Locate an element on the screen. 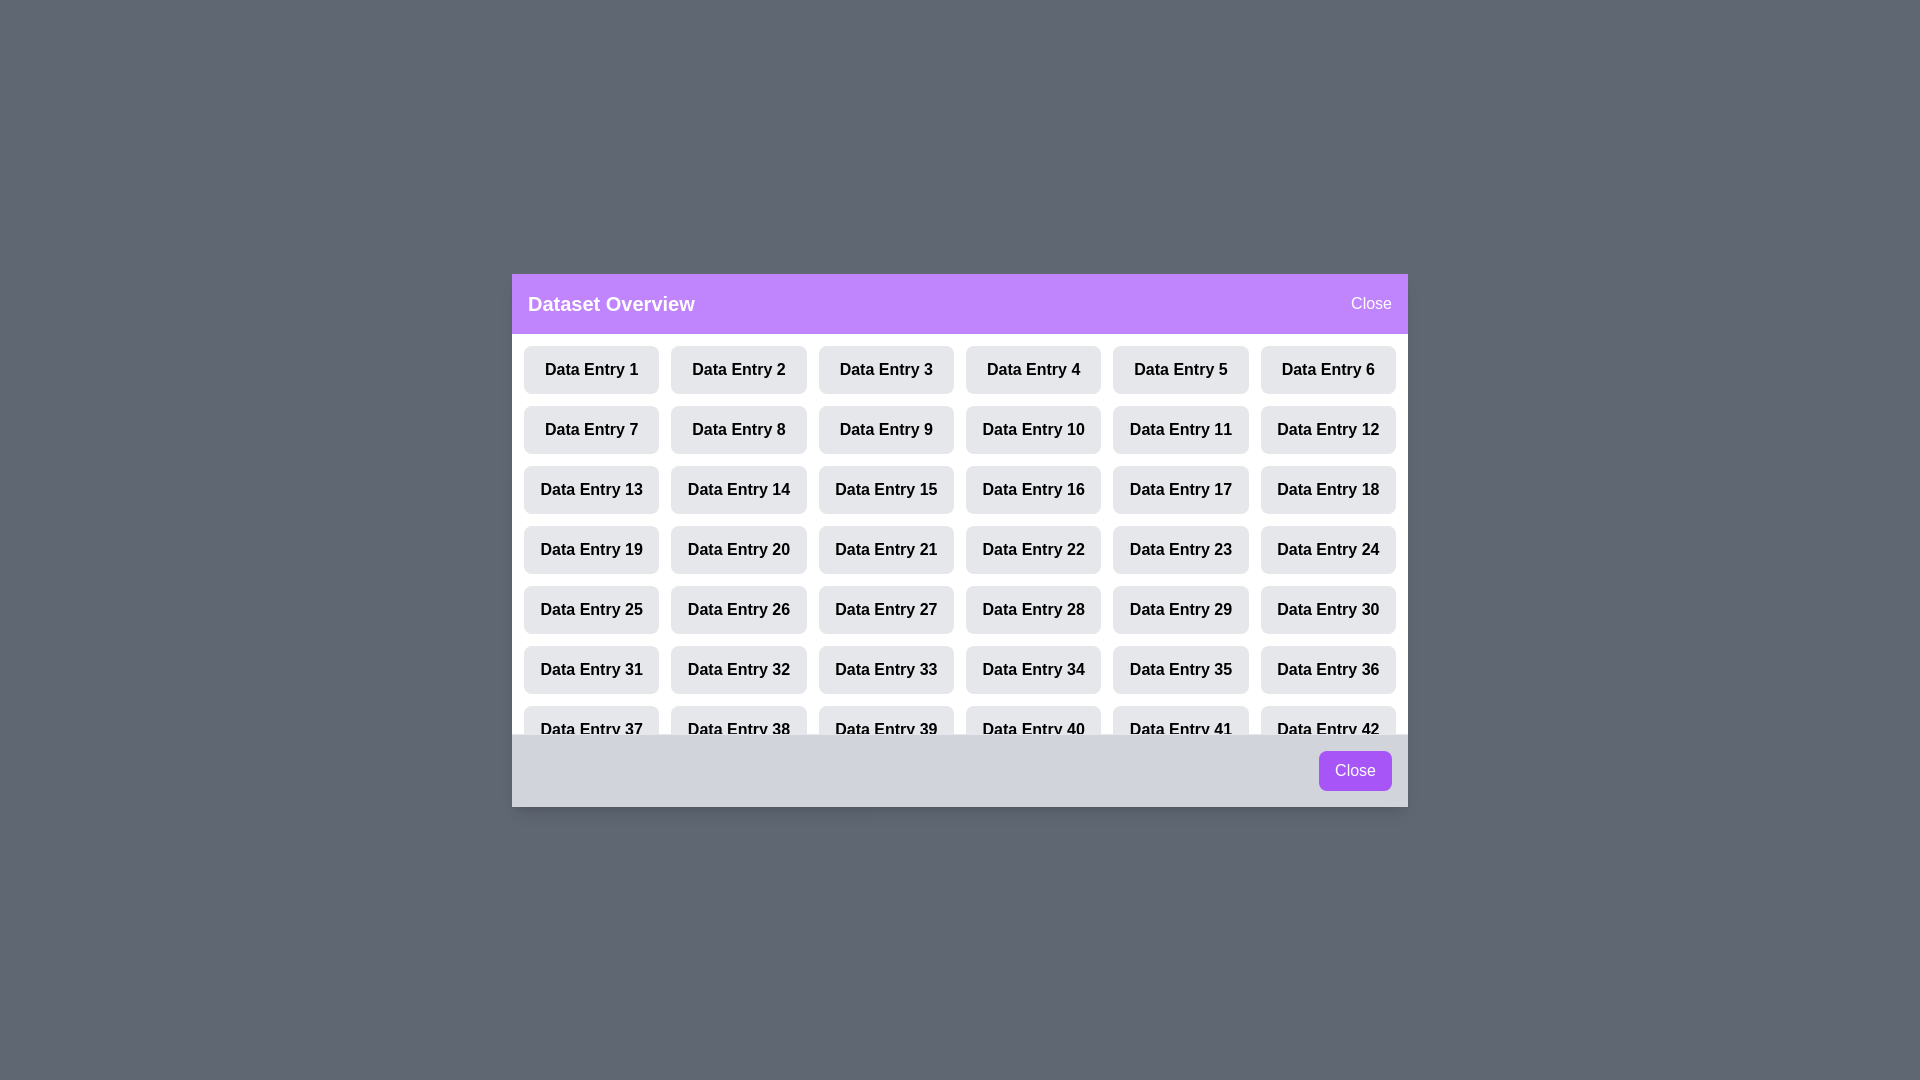  the header text labeled 'Dataset Overview' is located at coordinates (610, 303).